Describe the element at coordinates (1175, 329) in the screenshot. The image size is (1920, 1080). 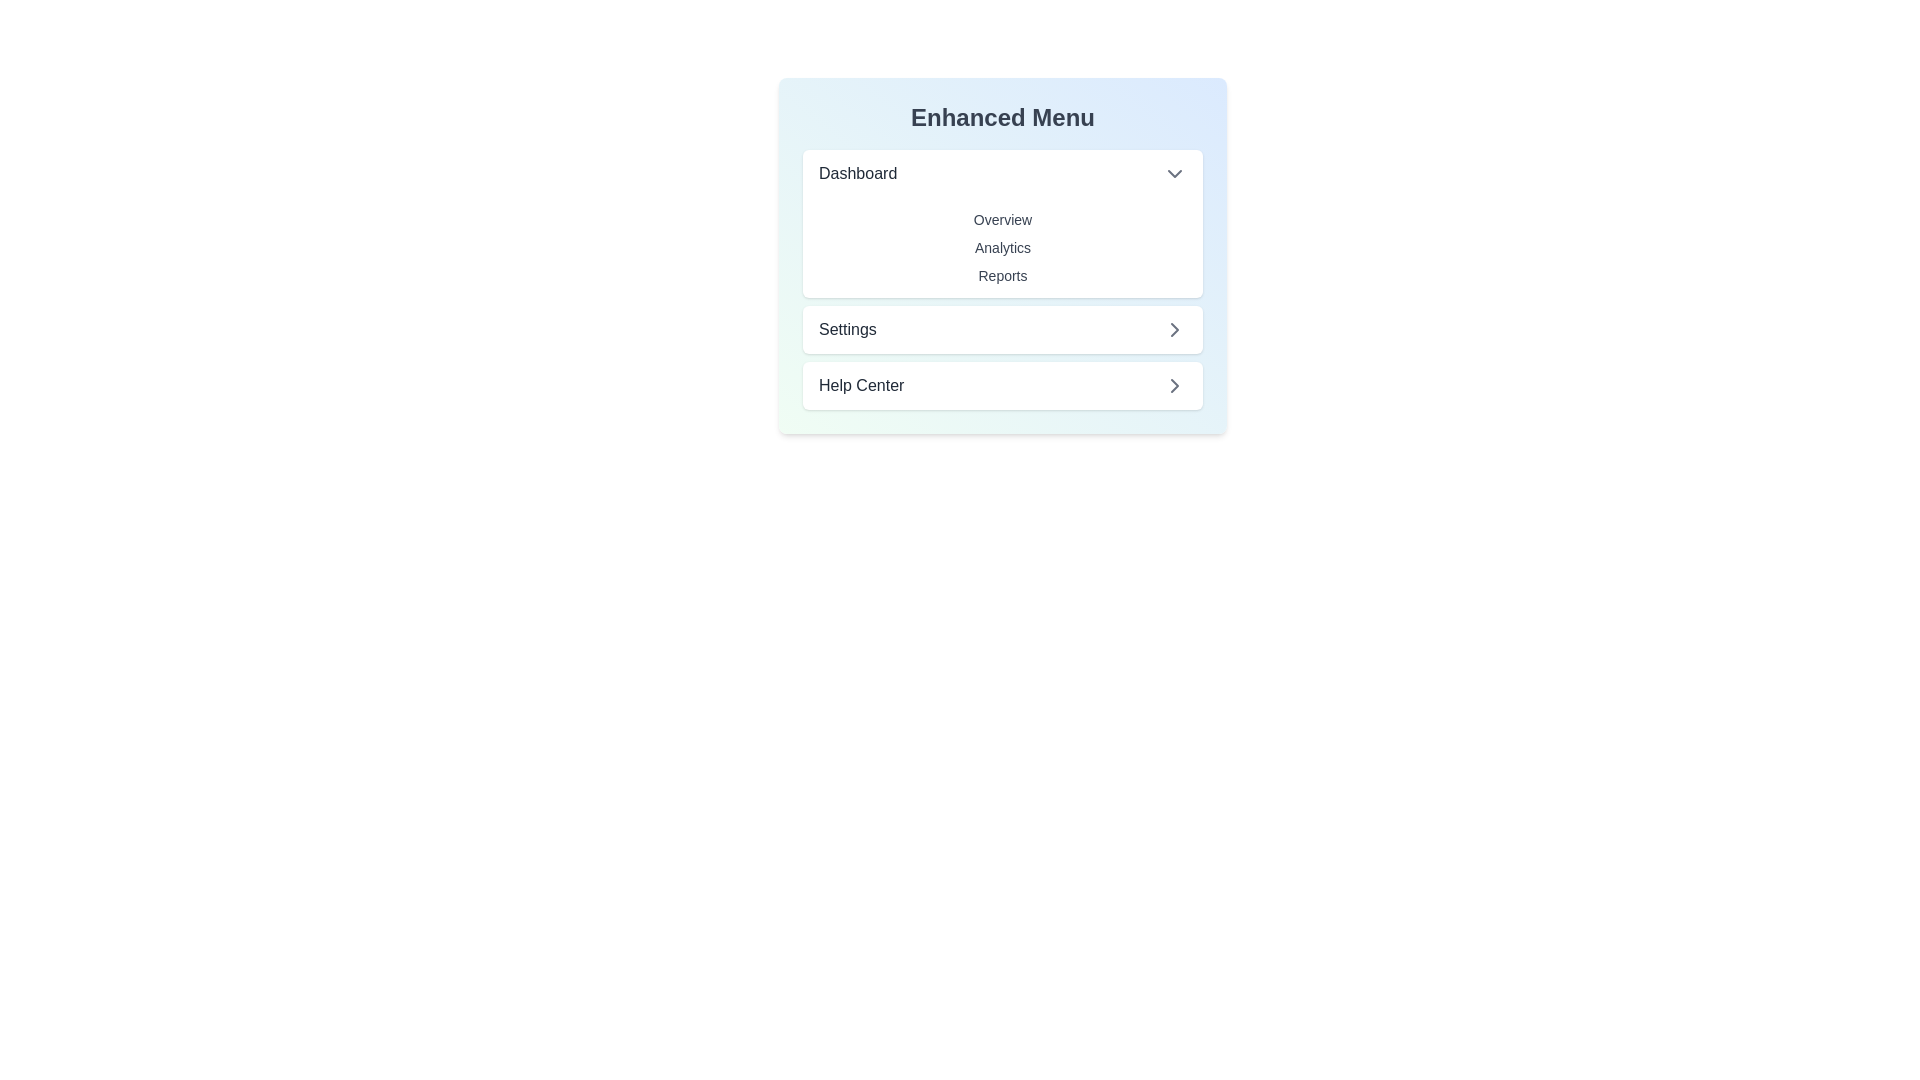
I see `the chevron-shaped right arrow icon, which is gray and located to the far-right of the 'Settings' option in the 'Enhanced Menu'` at that location.